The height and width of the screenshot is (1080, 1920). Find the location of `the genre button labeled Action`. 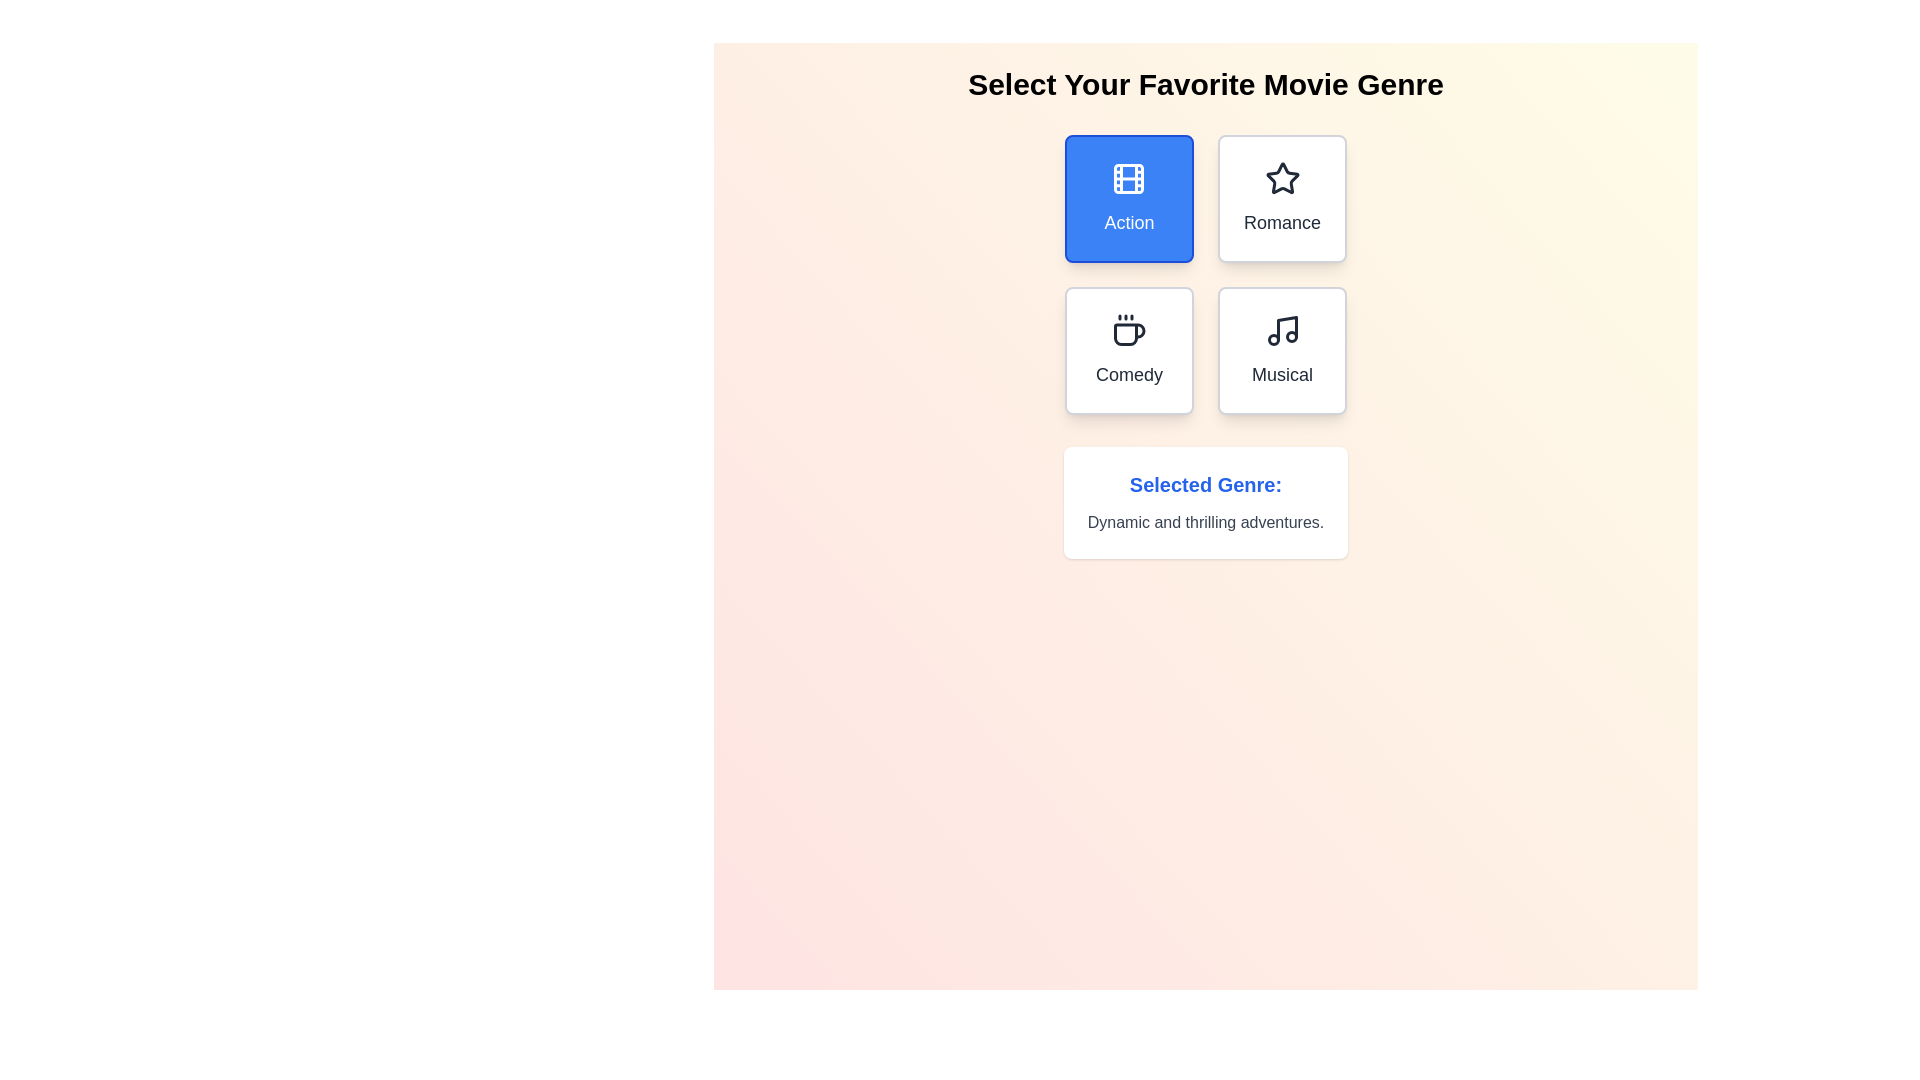

the genre button labeled Action is located at coordinates (1128, 199).